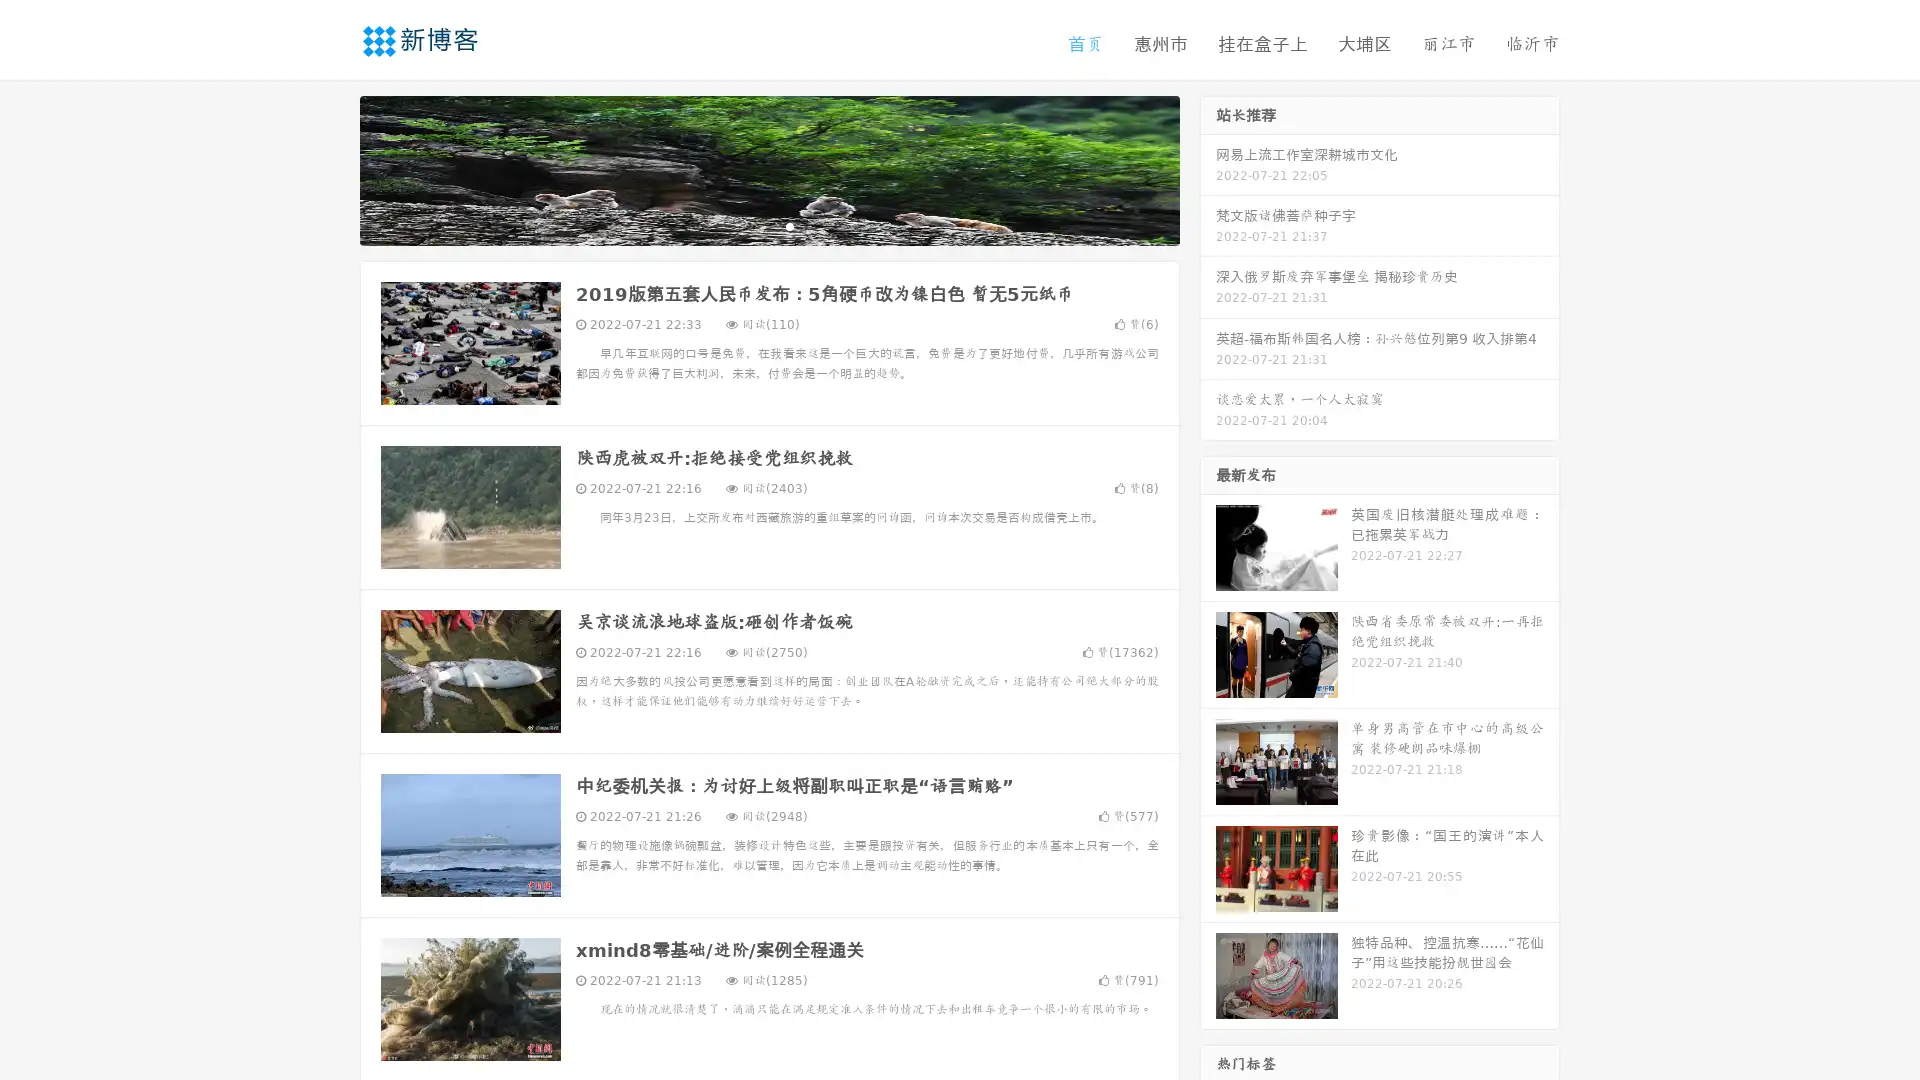  What do you see at coordinates (1208, 168) in the screenshot?
I see `Next slide` at bounding box center [1208, 168].